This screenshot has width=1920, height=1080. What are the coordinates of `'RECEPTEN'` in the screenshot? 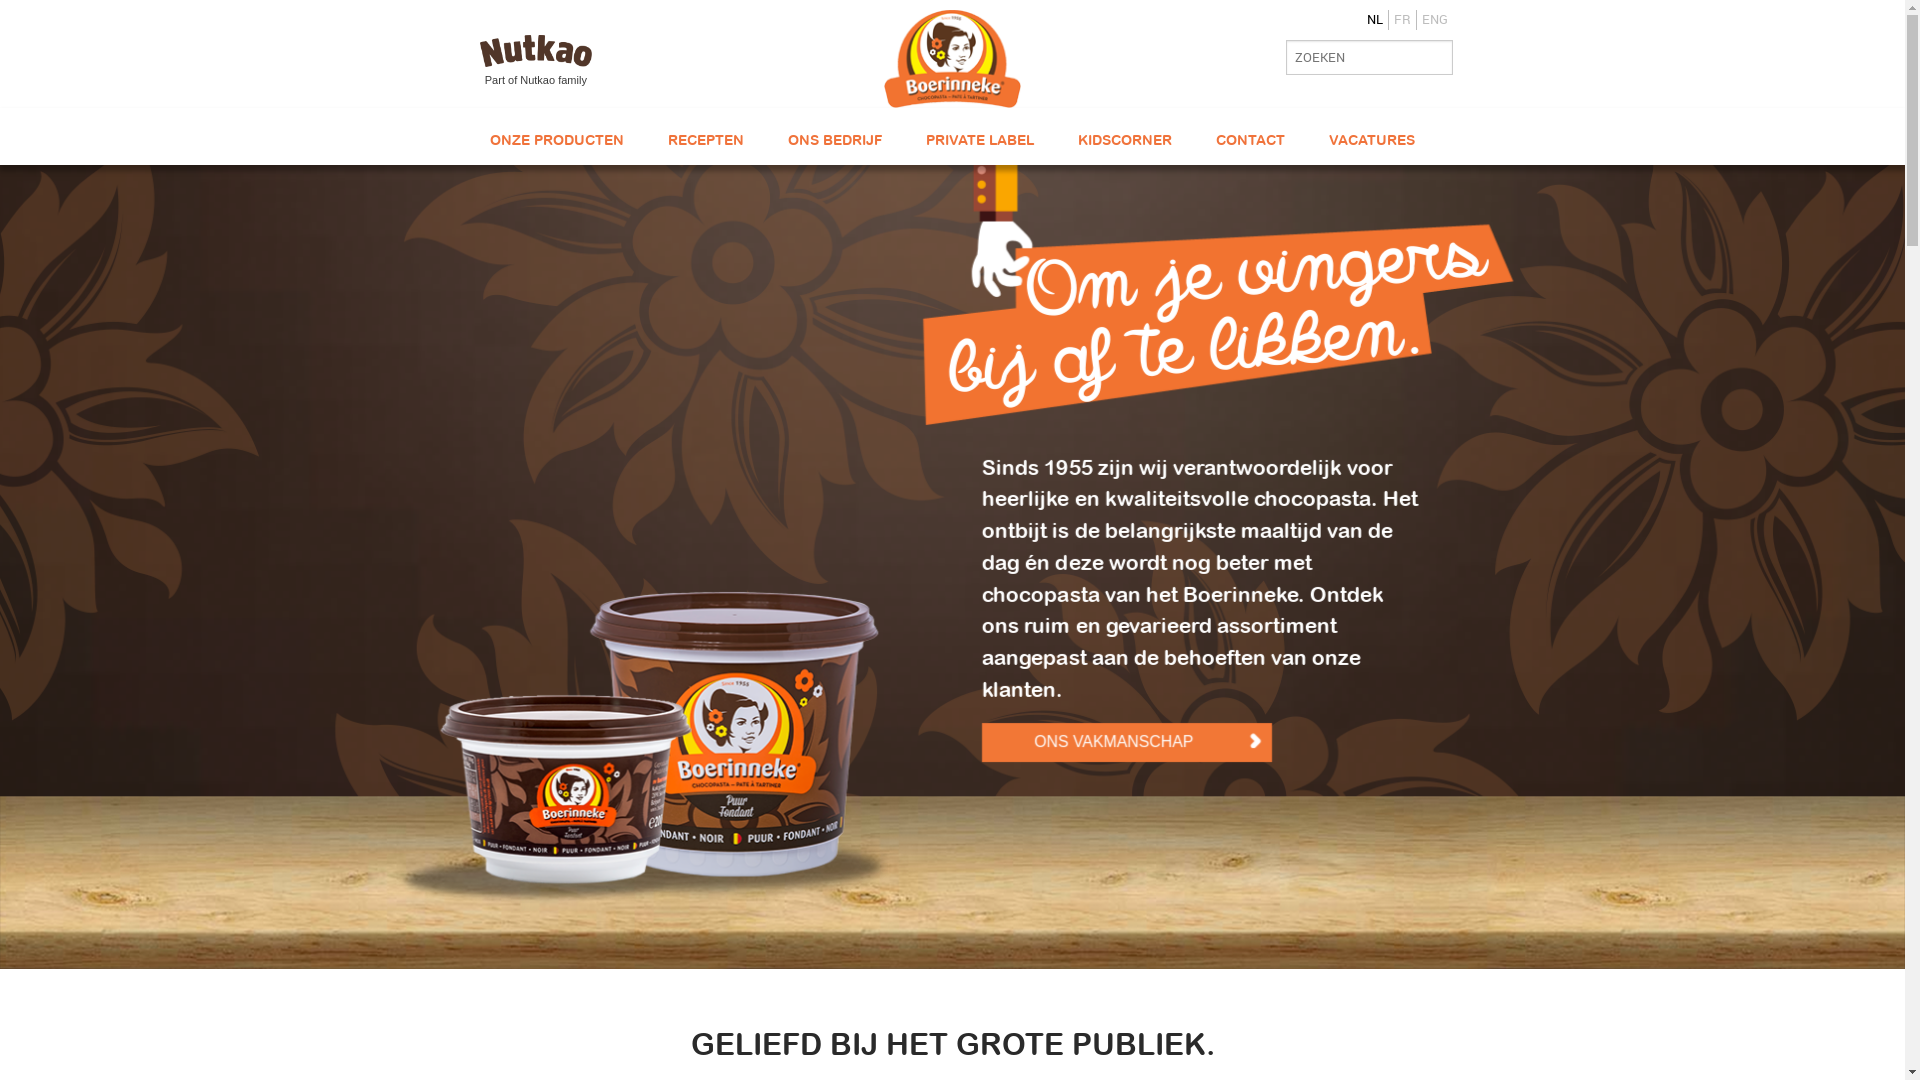 It's located at (705, 138).